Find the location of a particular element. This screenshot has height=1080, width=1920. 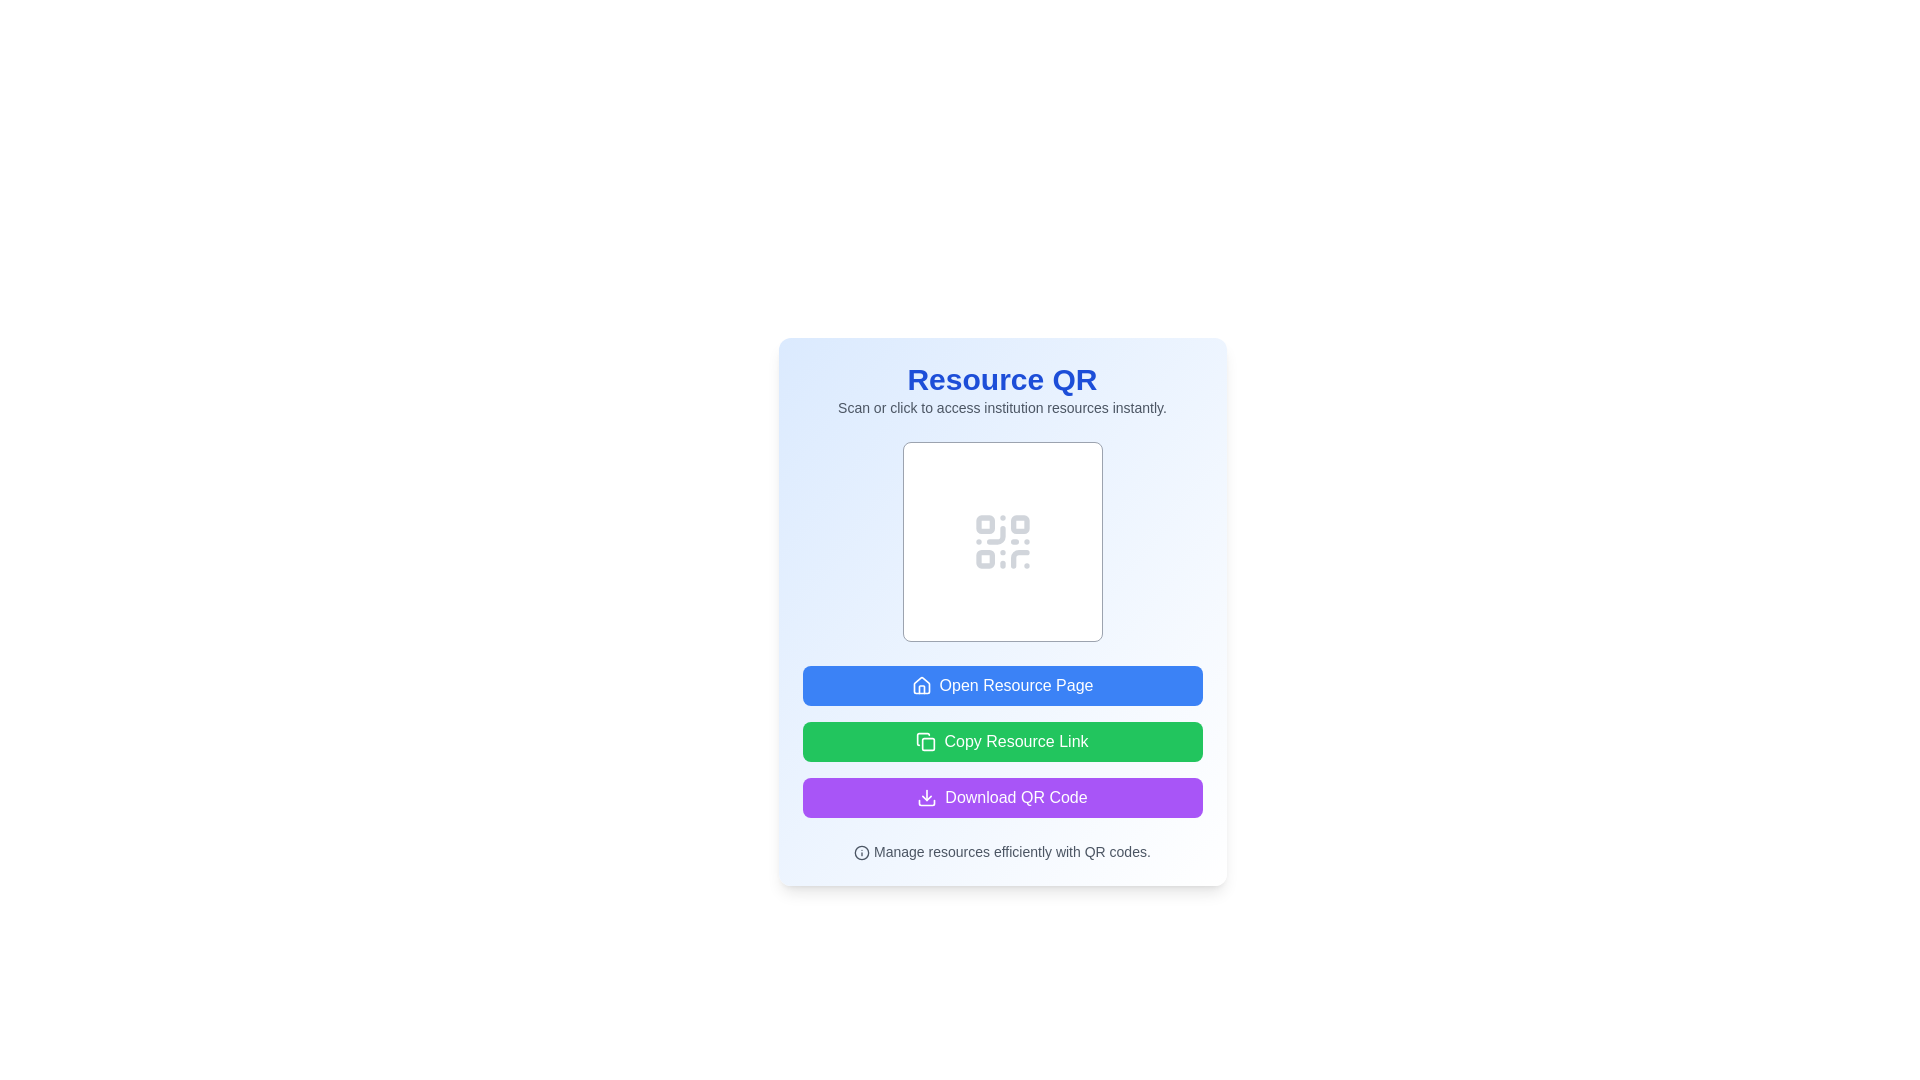

text label displaying 'Open Resource Page' within the blue button located below the QR code placeholder is located at coordinates (1016, 685).